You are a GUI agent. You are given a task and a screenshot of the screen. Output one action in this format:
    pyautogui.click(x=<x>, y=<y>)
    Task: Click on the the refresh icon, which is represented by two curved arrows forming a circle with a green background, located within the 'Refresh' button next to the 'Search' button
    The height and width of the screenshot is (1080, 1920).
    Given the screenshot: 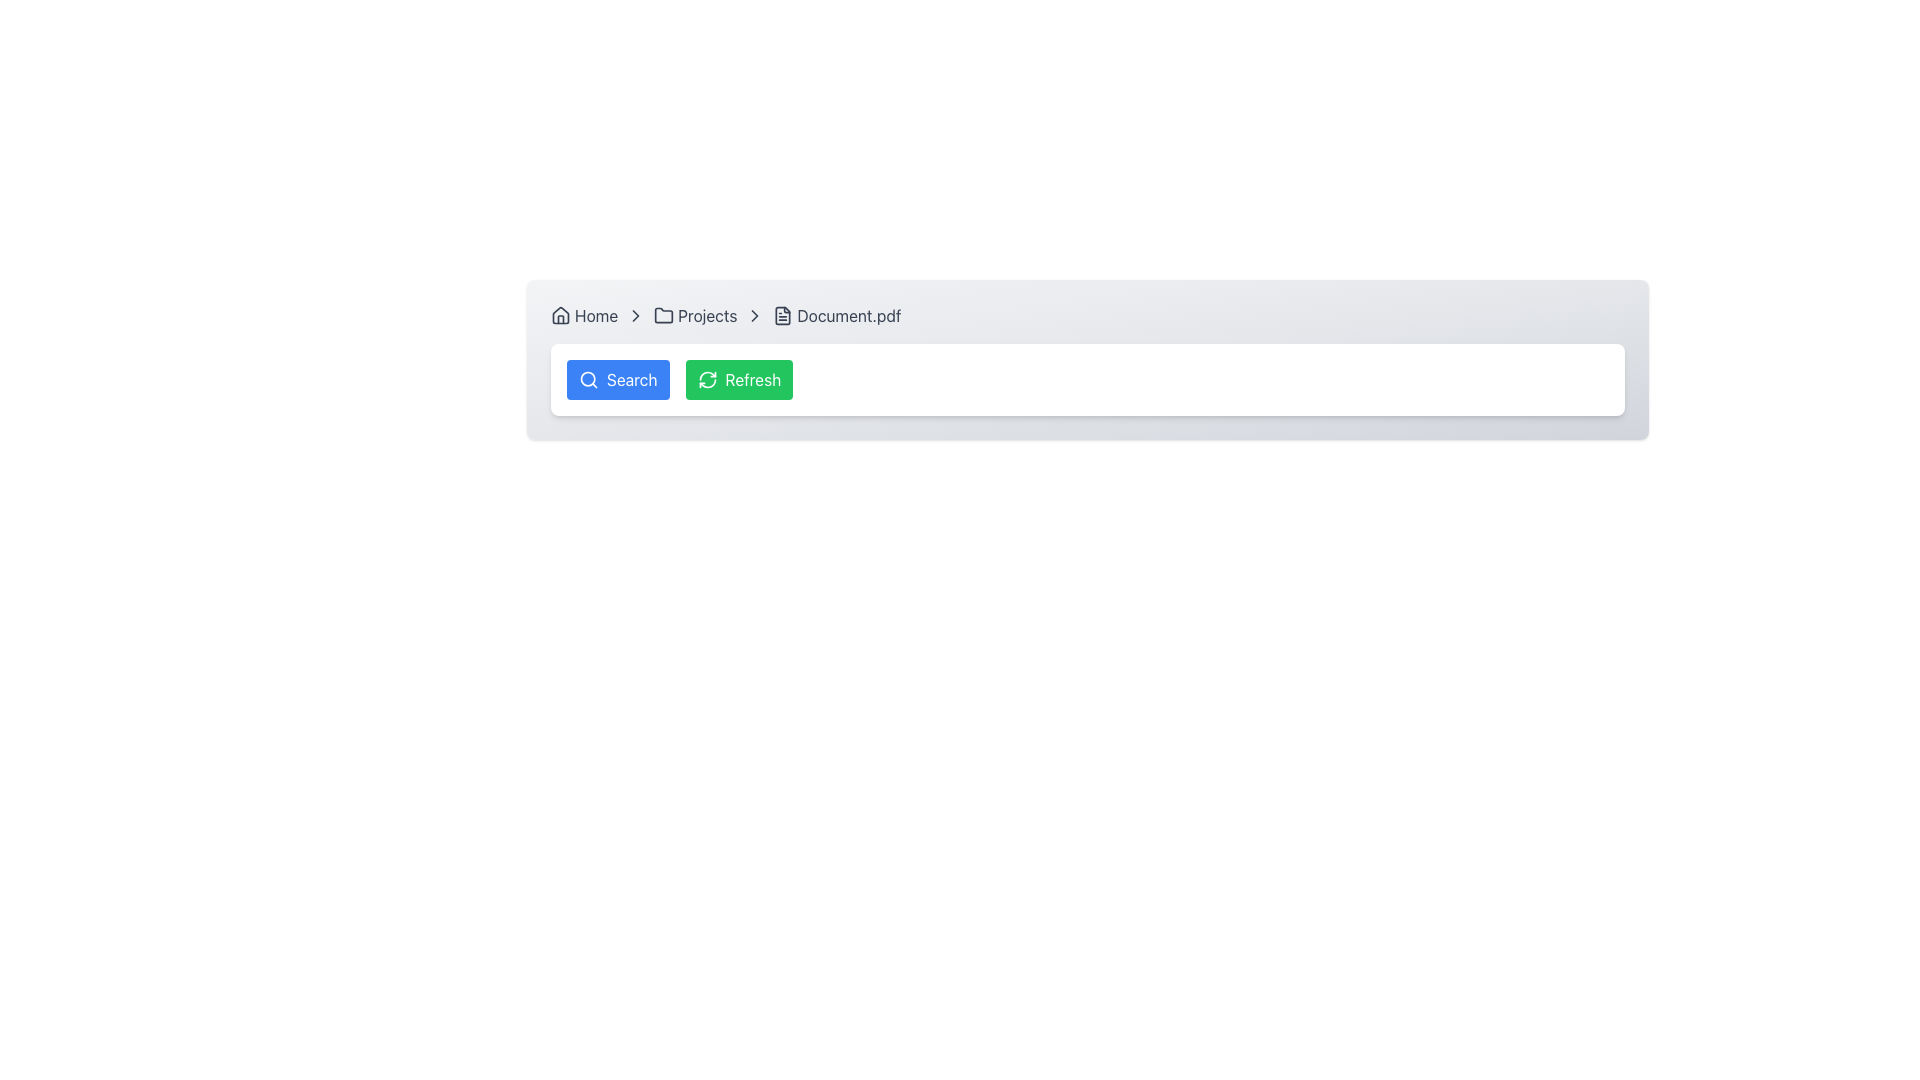 What is the action you would take?
    pyautogui.click(x=707, y=380)
    